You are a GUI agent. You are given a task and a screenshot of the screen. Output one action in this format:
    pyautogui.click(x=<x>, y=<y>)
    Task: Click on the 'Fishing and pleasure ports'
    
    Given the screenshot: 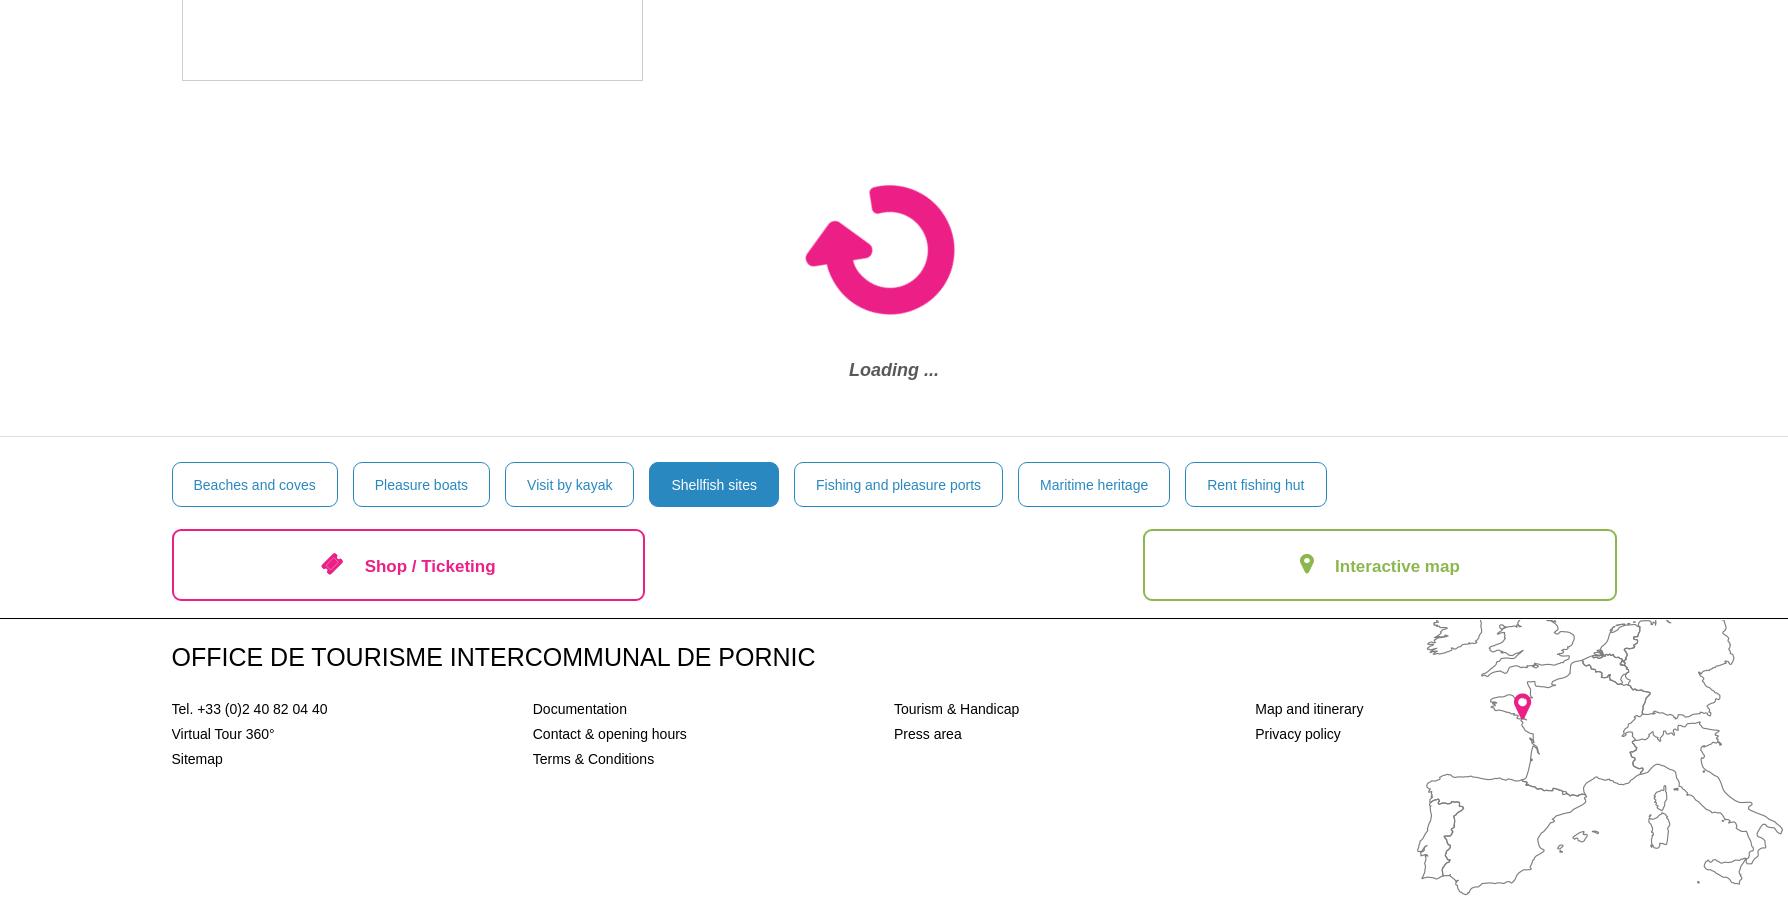 What is the action you would take?
    pyautogui.click(x=815, y=483)
    